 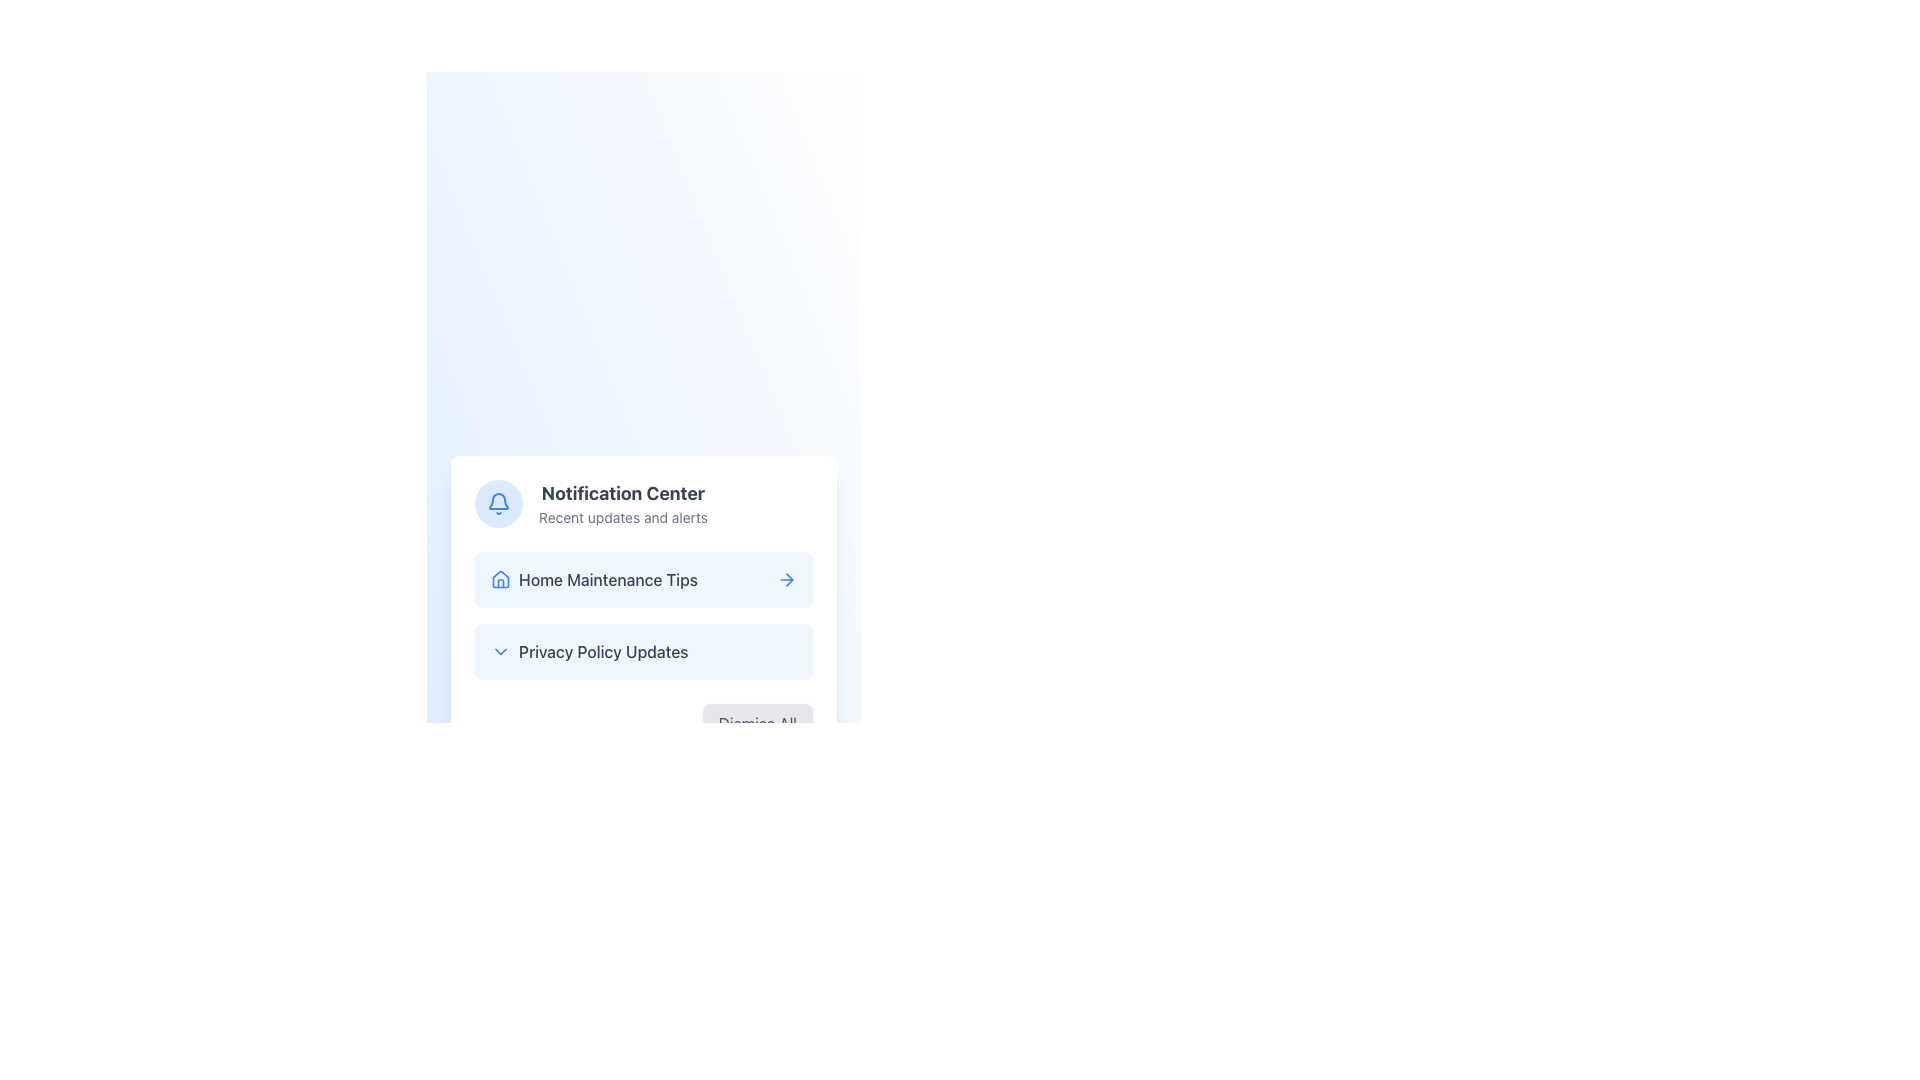 I want to click on the 'Dismiss All' button with a light gray background and rounded corners to observe interactions, so click(x=756, y=724).